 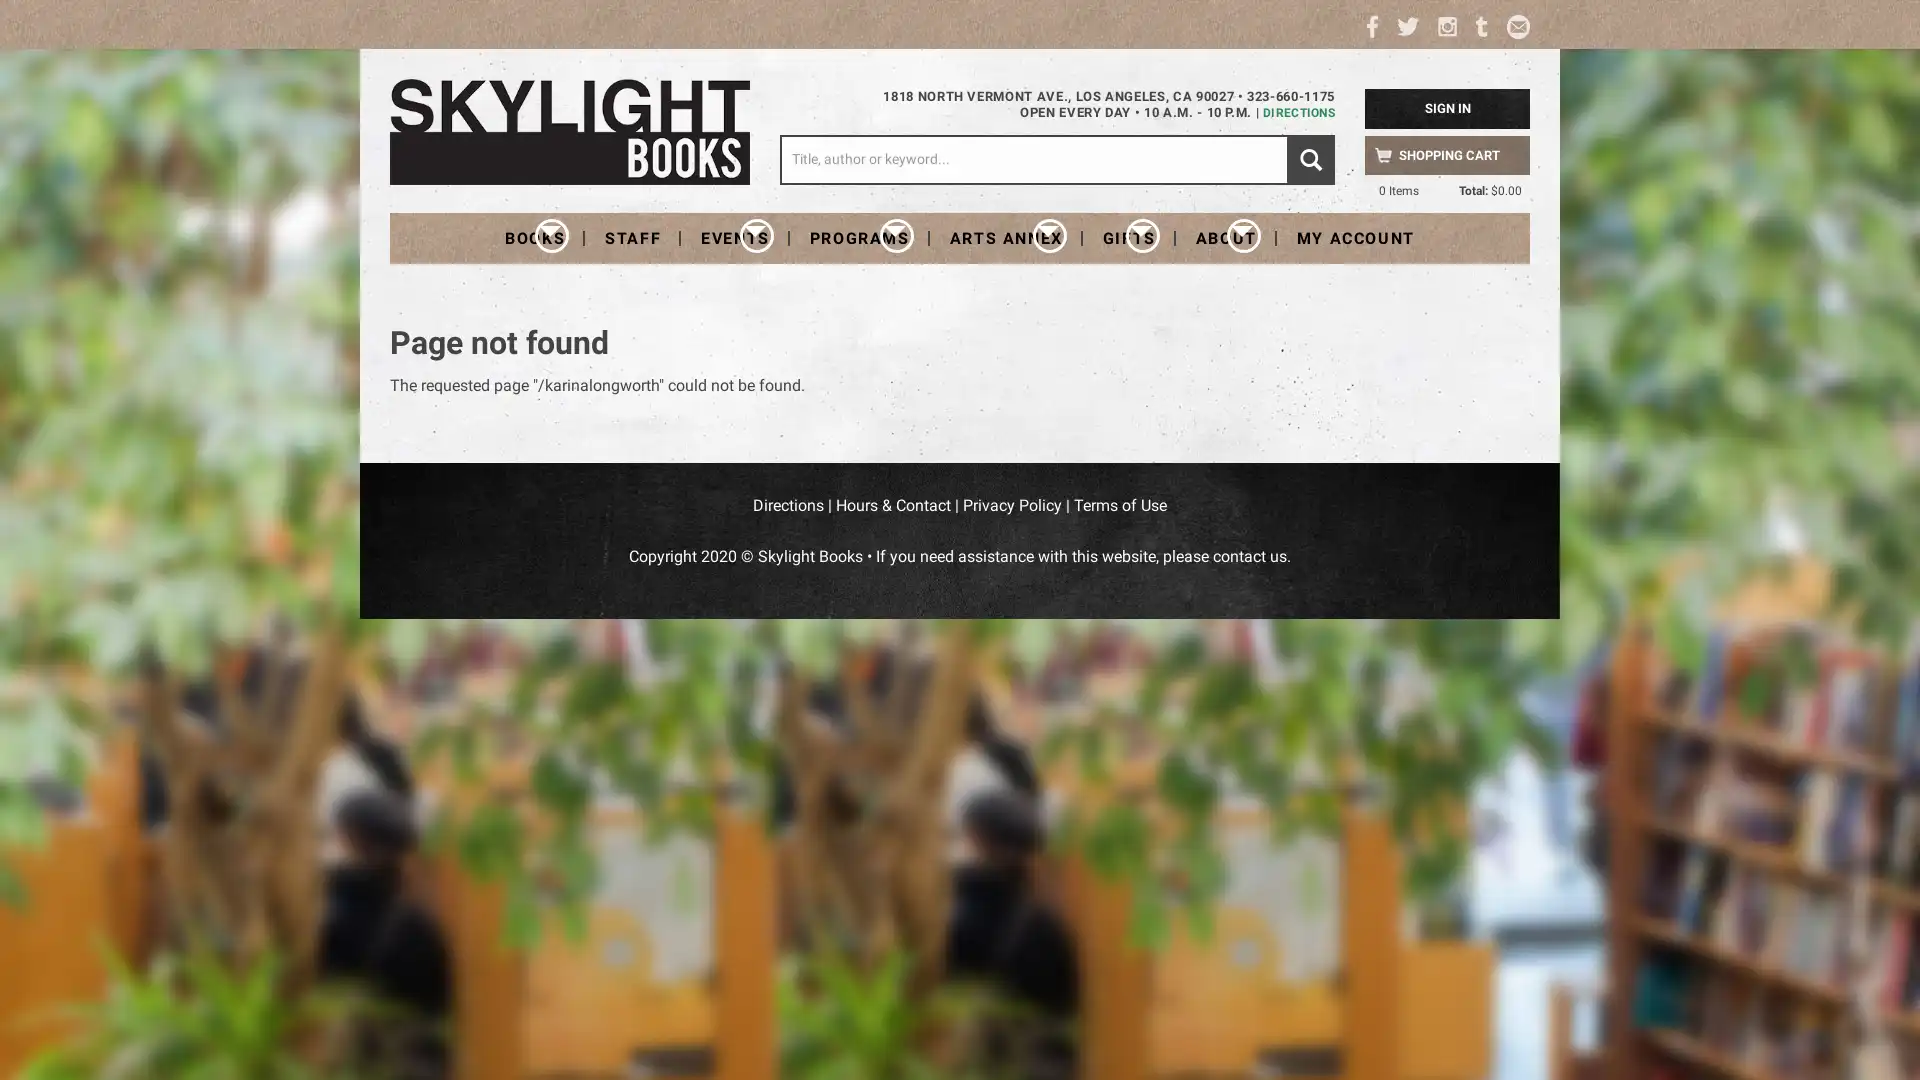 I want to click on search, so click(x=1310, y=158).